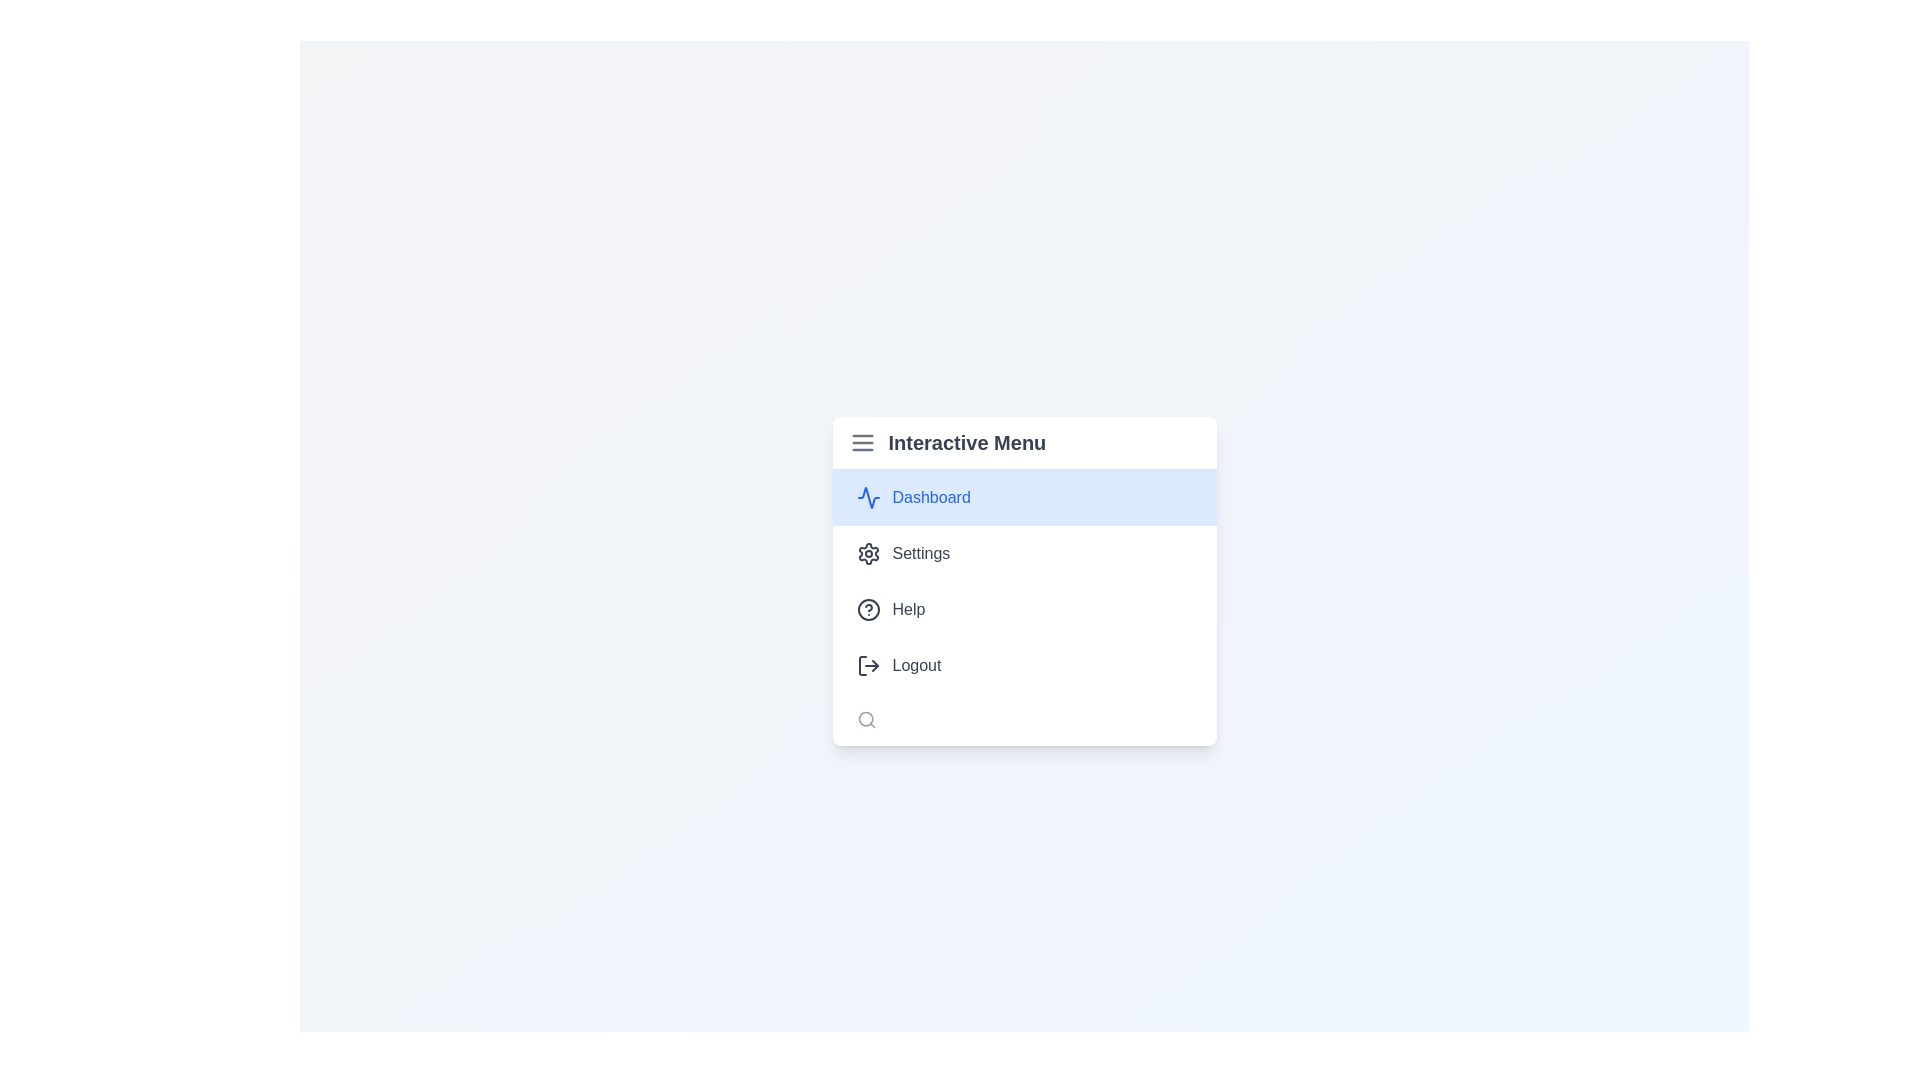 This screenshot has height=1080, width=1920. I want to click on the 'Settings' option in the Interactive Menu, so click(1024, 581).